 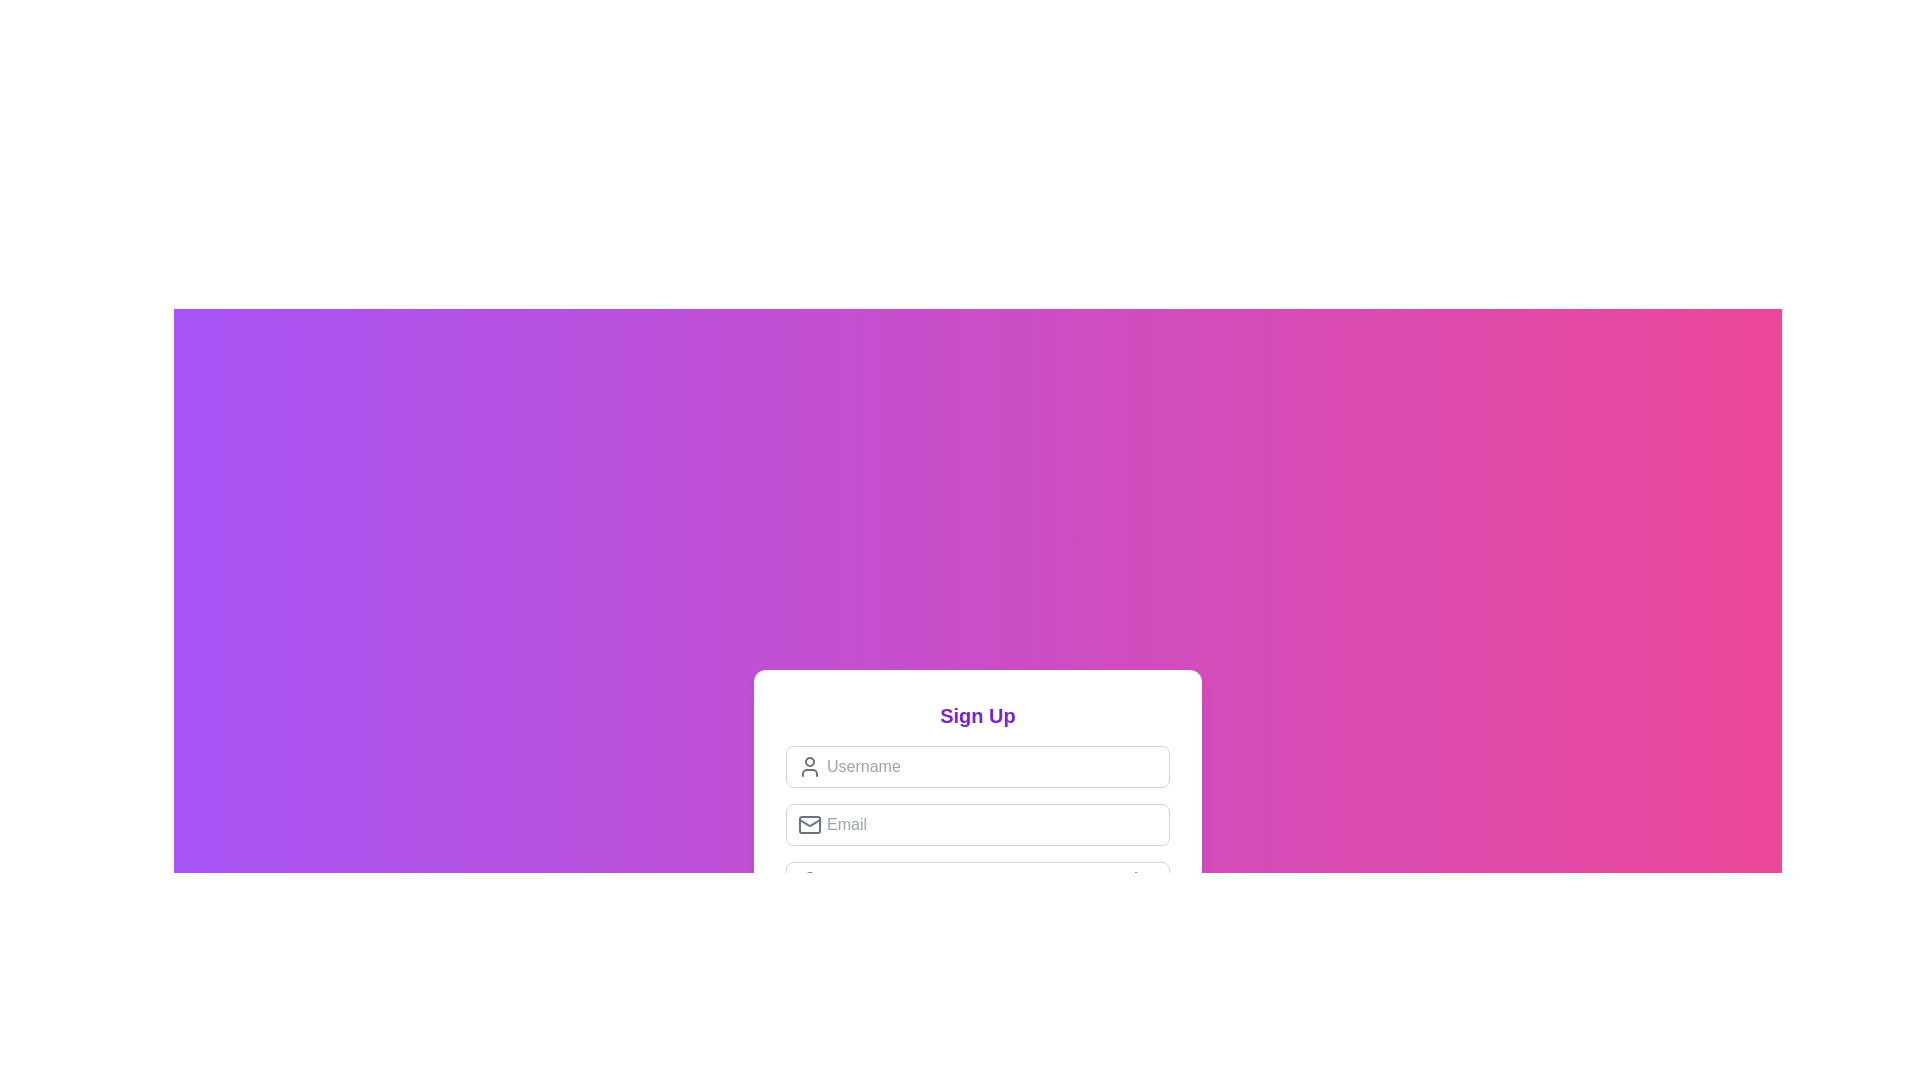 I want to click on the visibility toggle button represented by an eye with a slash, located at the far right of the password input field, so click(x=1146, y=882).